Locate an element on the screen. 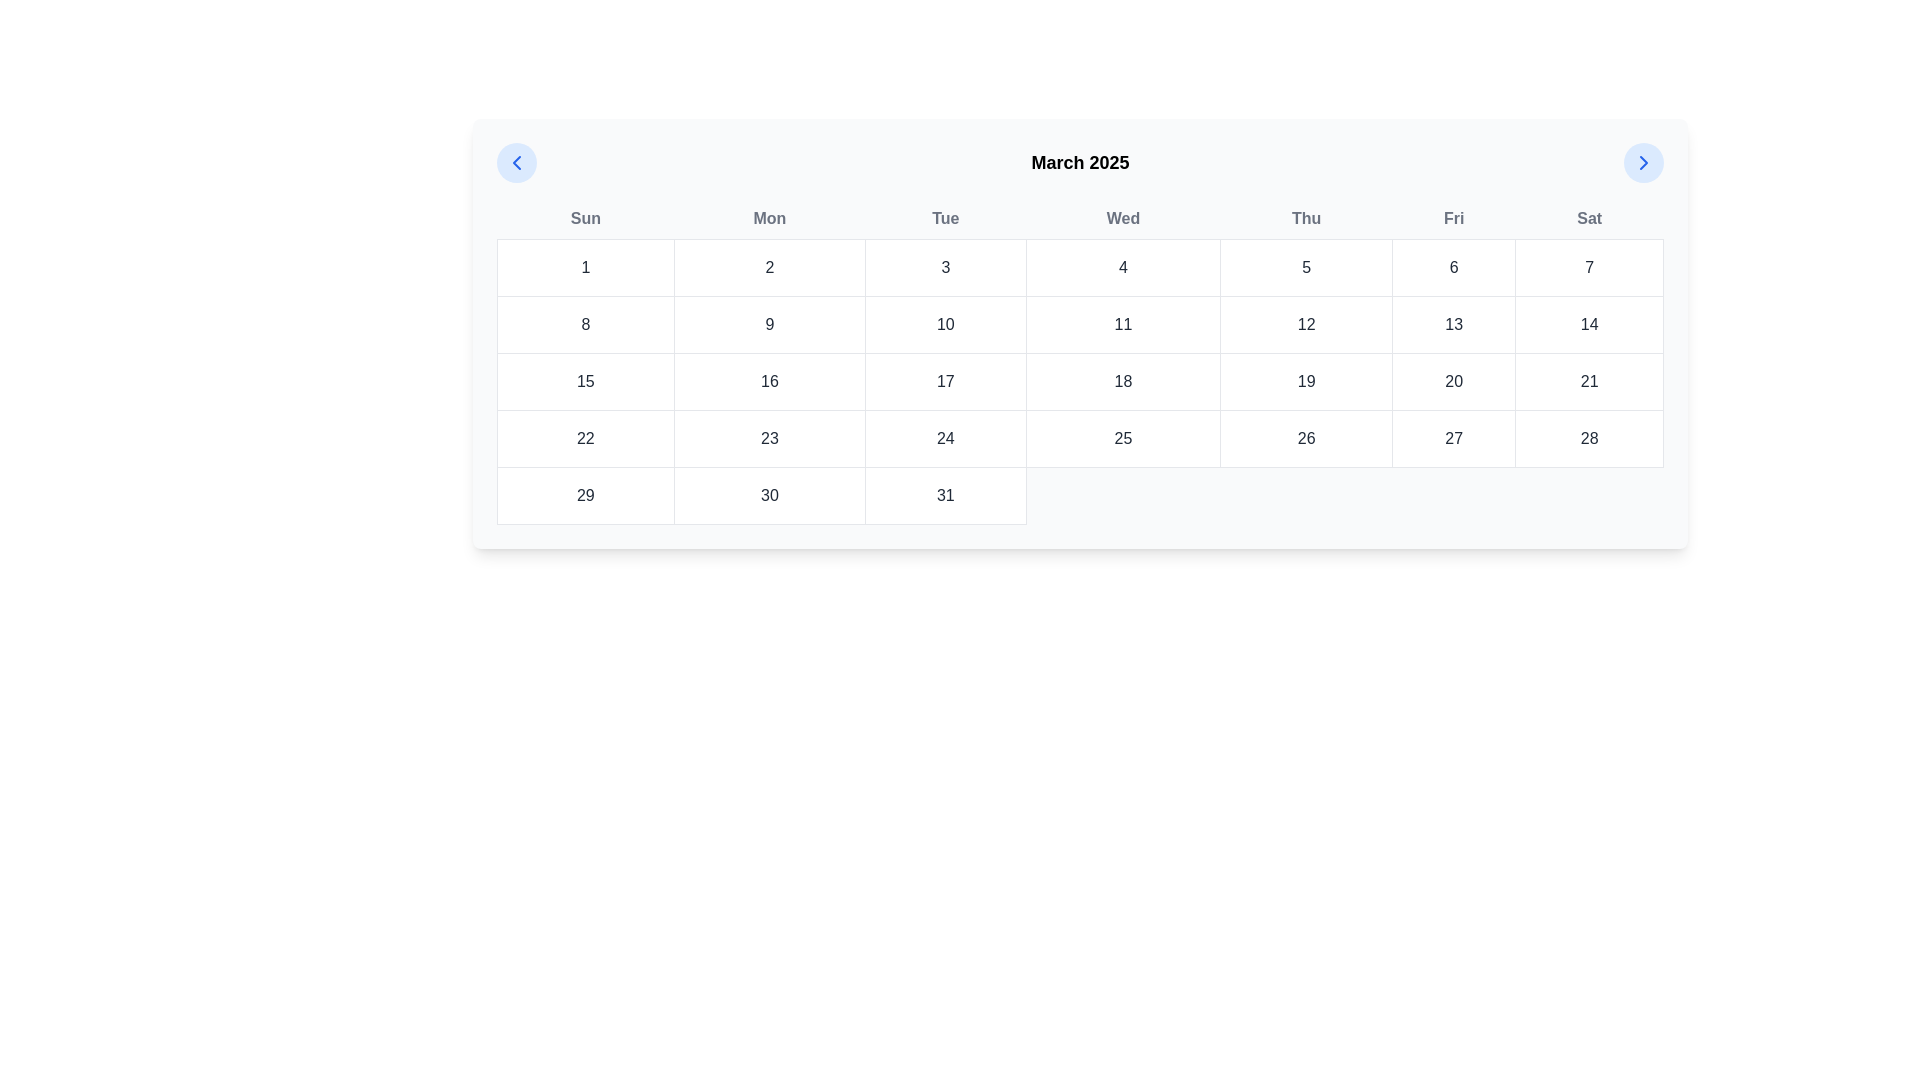  the right-facing chevron icon within the circular button in the top-right corner of the calendar interface is located at coordinates (1643, 161).